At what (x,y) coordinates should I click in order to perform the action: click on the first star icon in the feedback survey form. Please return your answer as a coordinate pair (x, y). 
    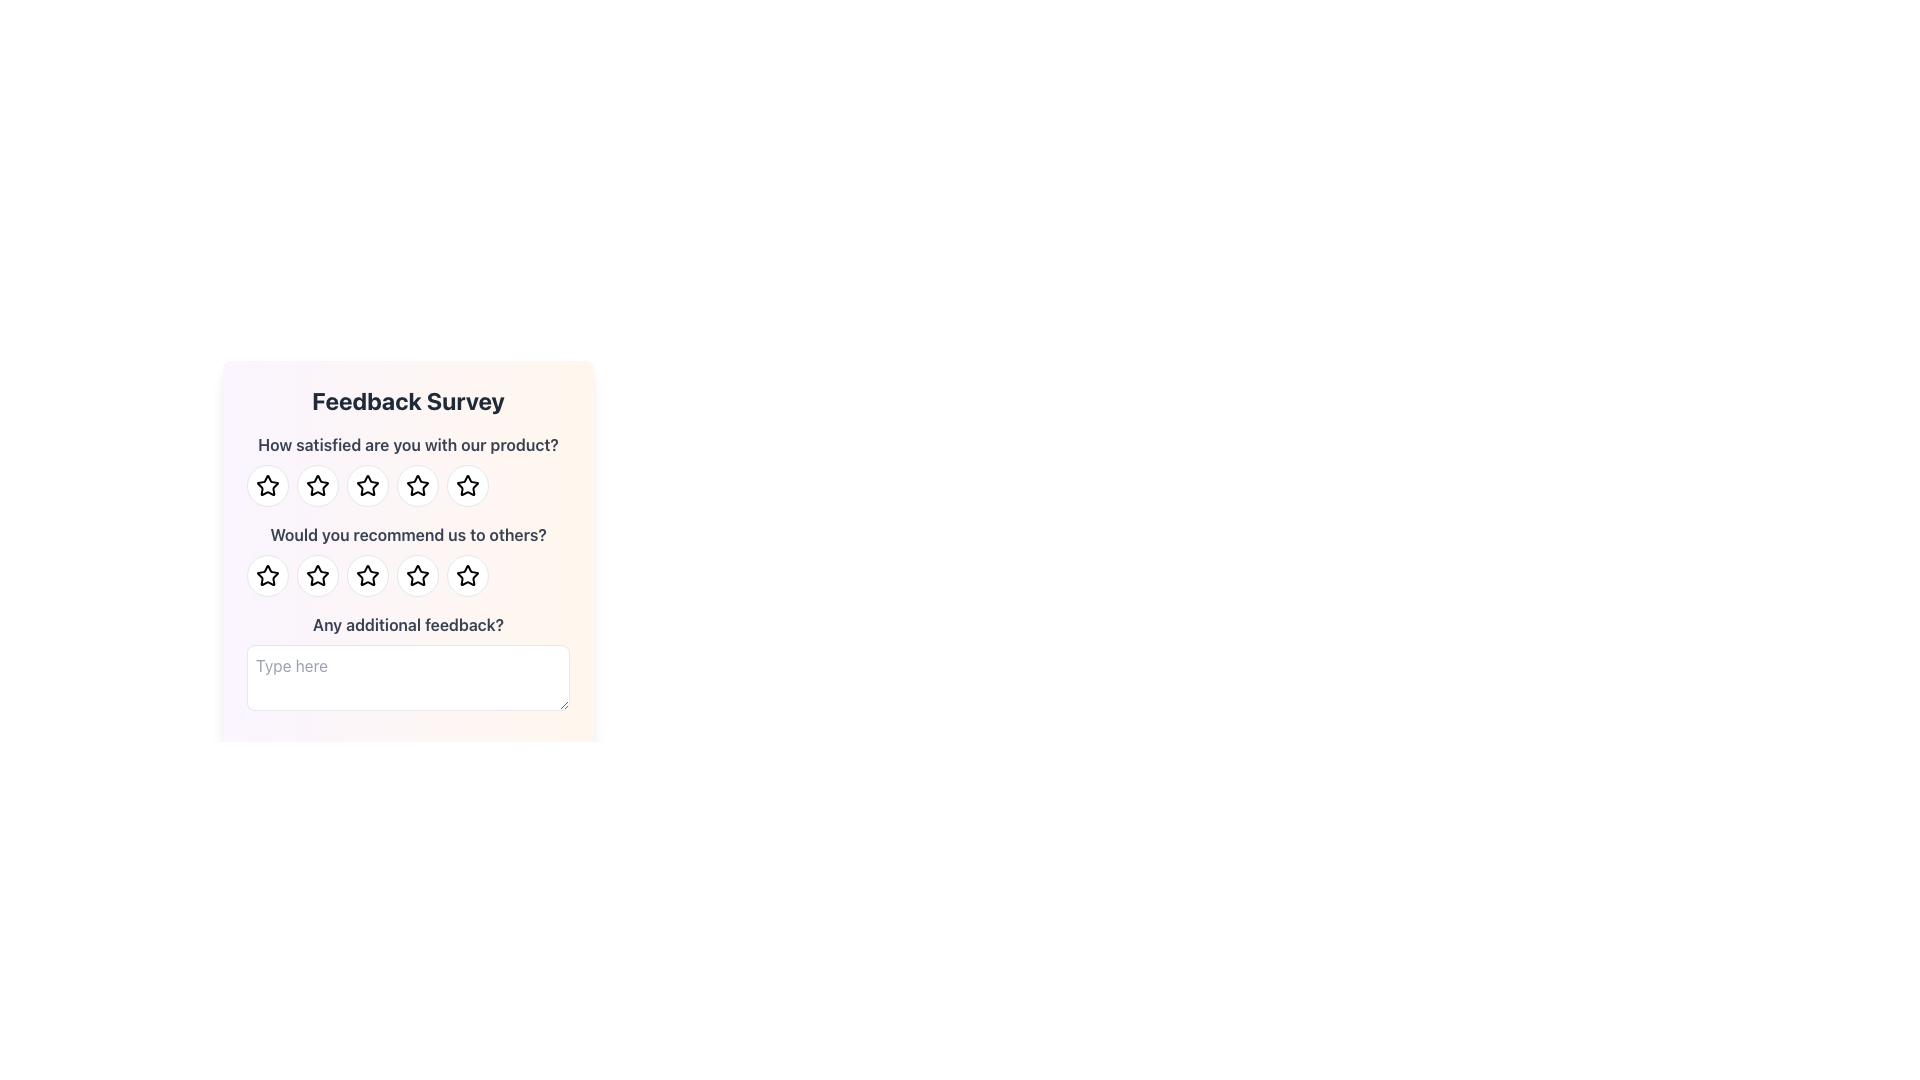
    Looking at the image, I should click on (266, 485).